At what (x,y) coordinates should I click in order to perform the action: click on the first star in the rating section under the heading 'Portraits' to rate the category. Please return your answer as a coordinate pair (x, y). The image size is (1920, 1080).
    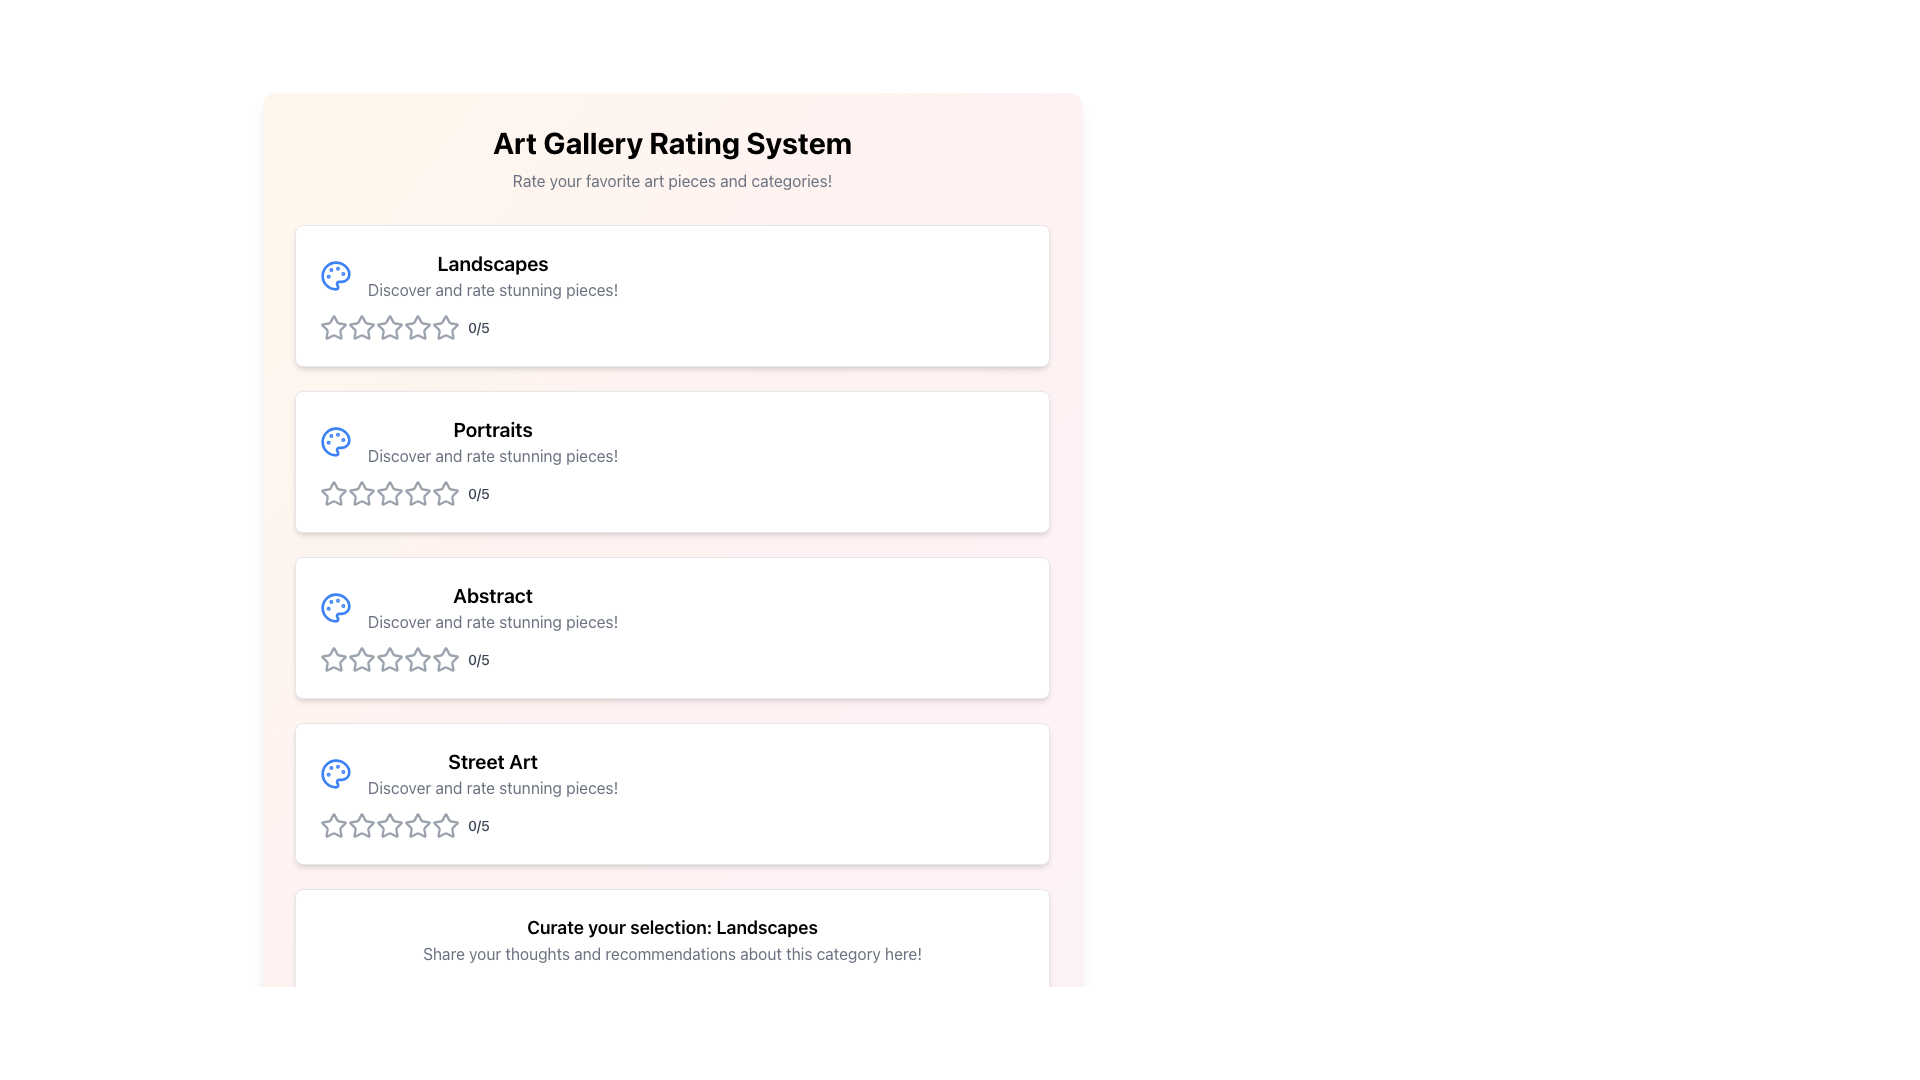
    Looking at the image, I should click on (332, 493).